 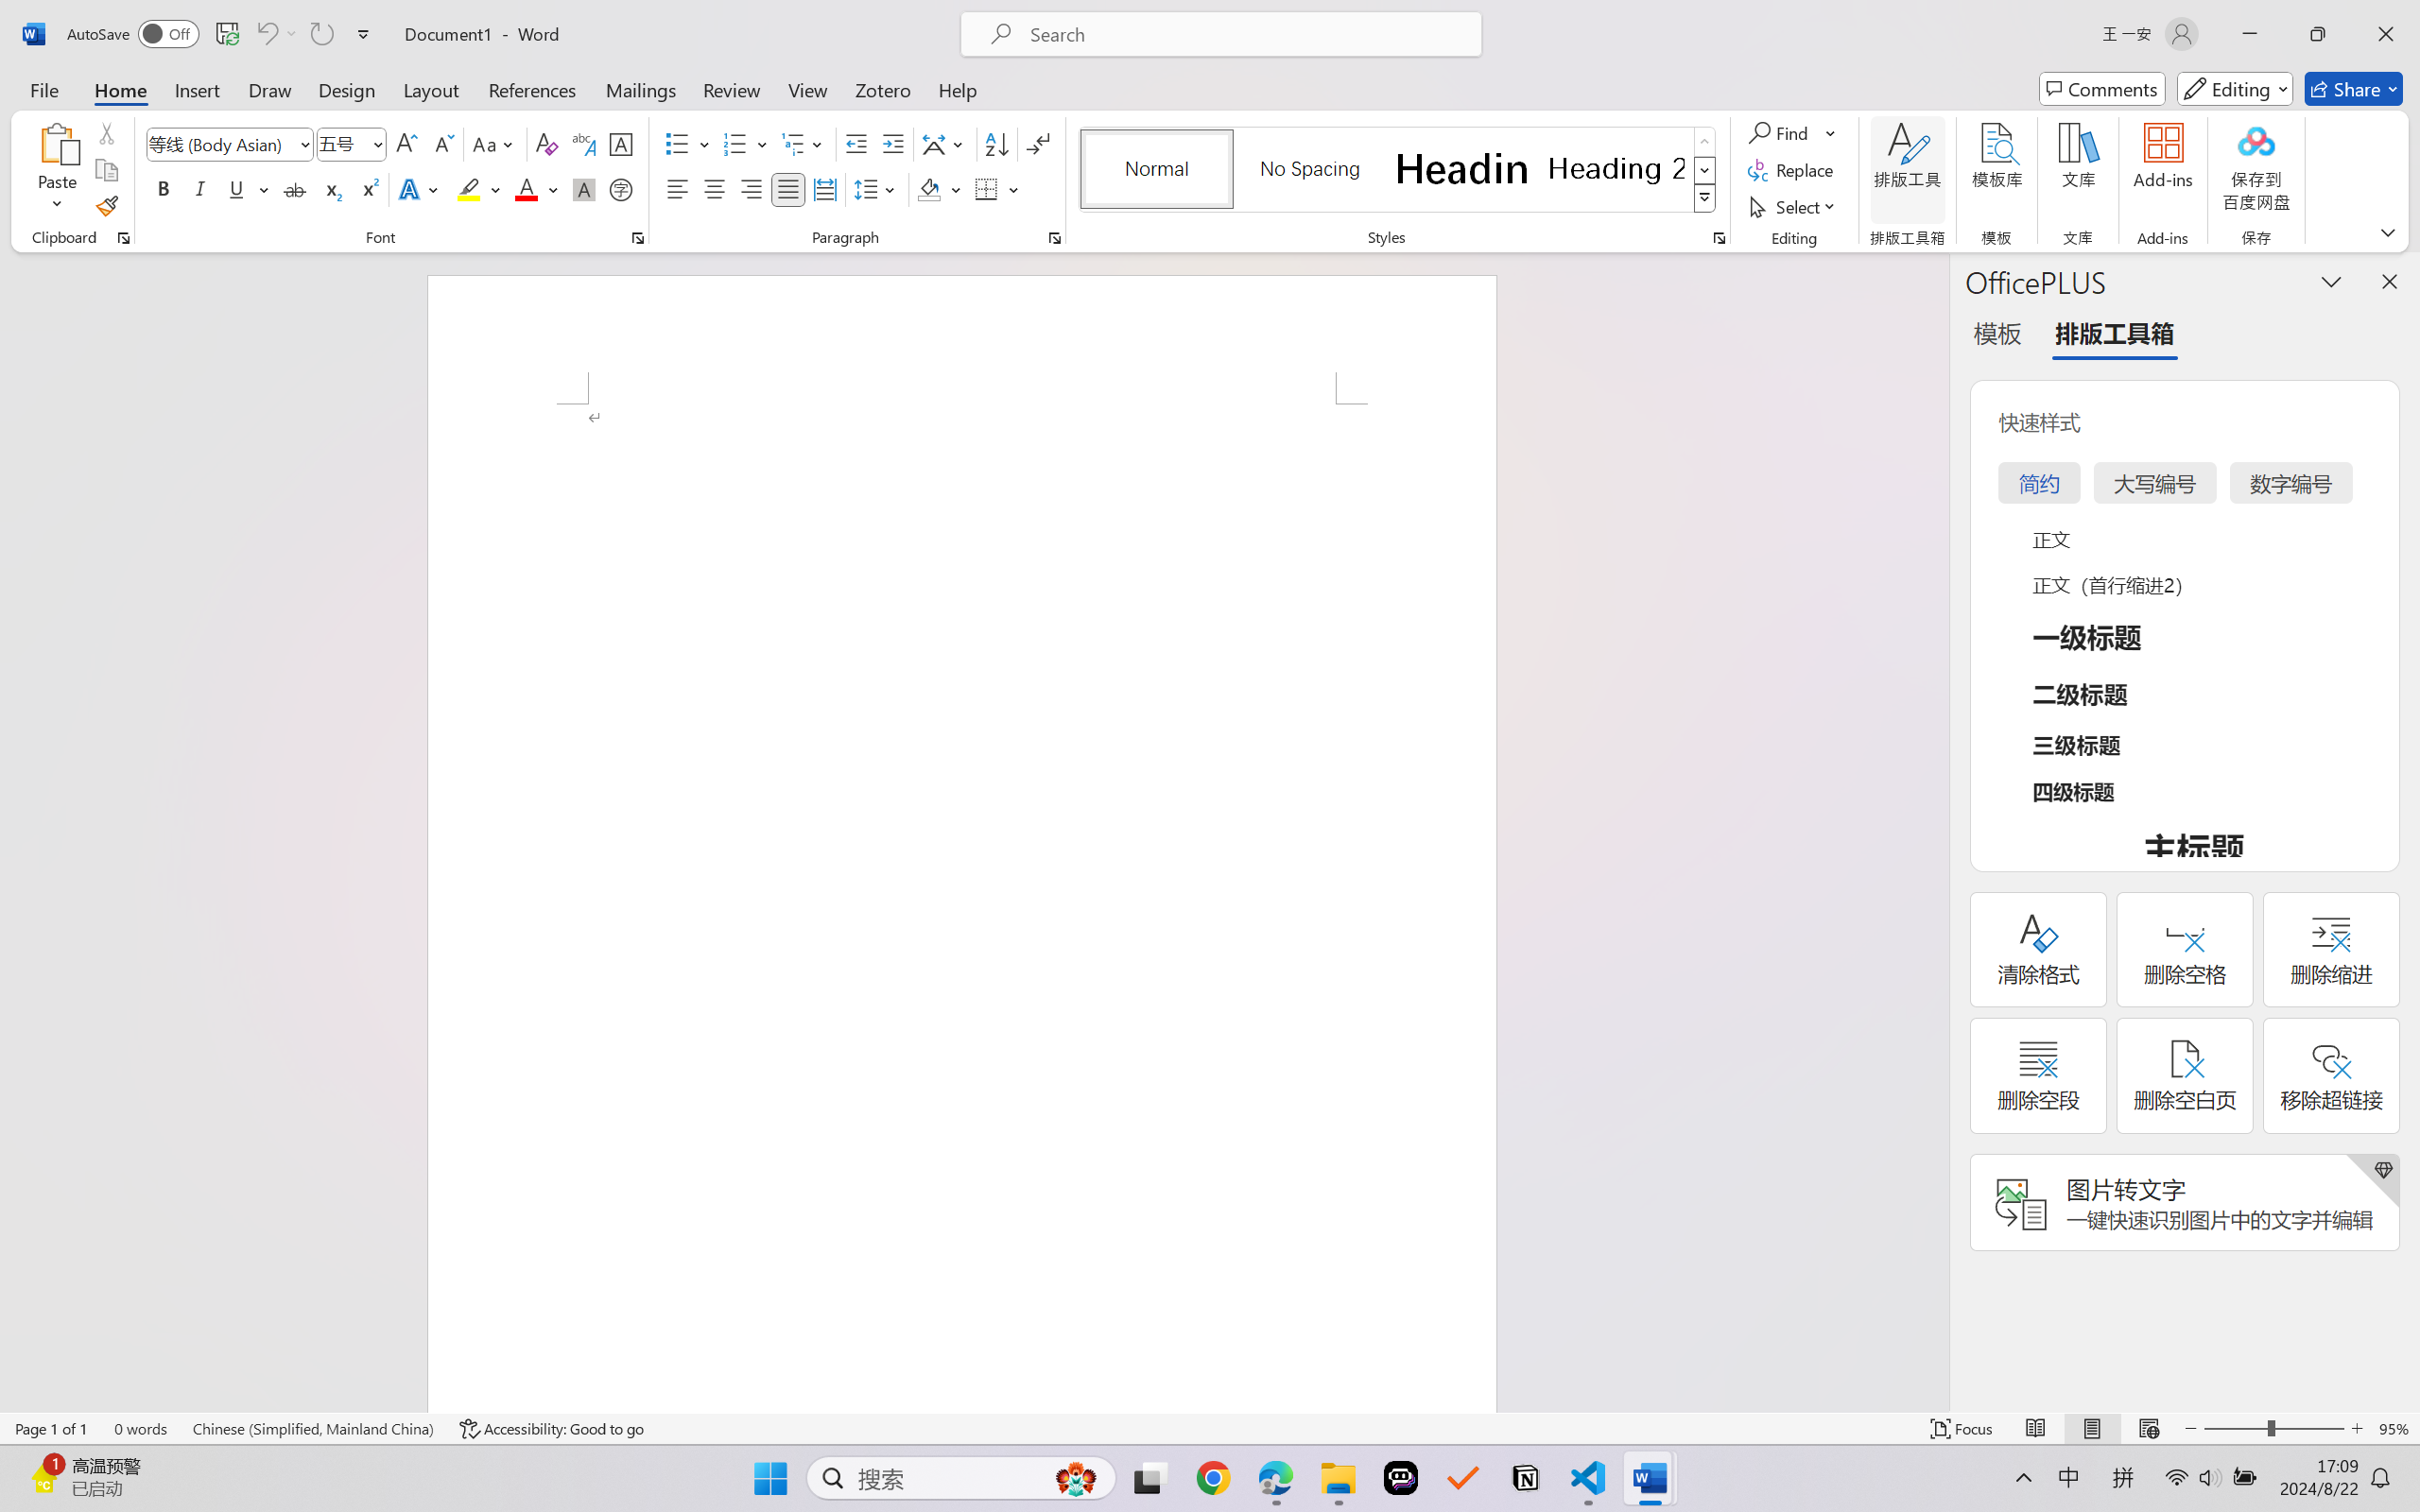 I want to click on 'Can', so click(x=265, y=33).